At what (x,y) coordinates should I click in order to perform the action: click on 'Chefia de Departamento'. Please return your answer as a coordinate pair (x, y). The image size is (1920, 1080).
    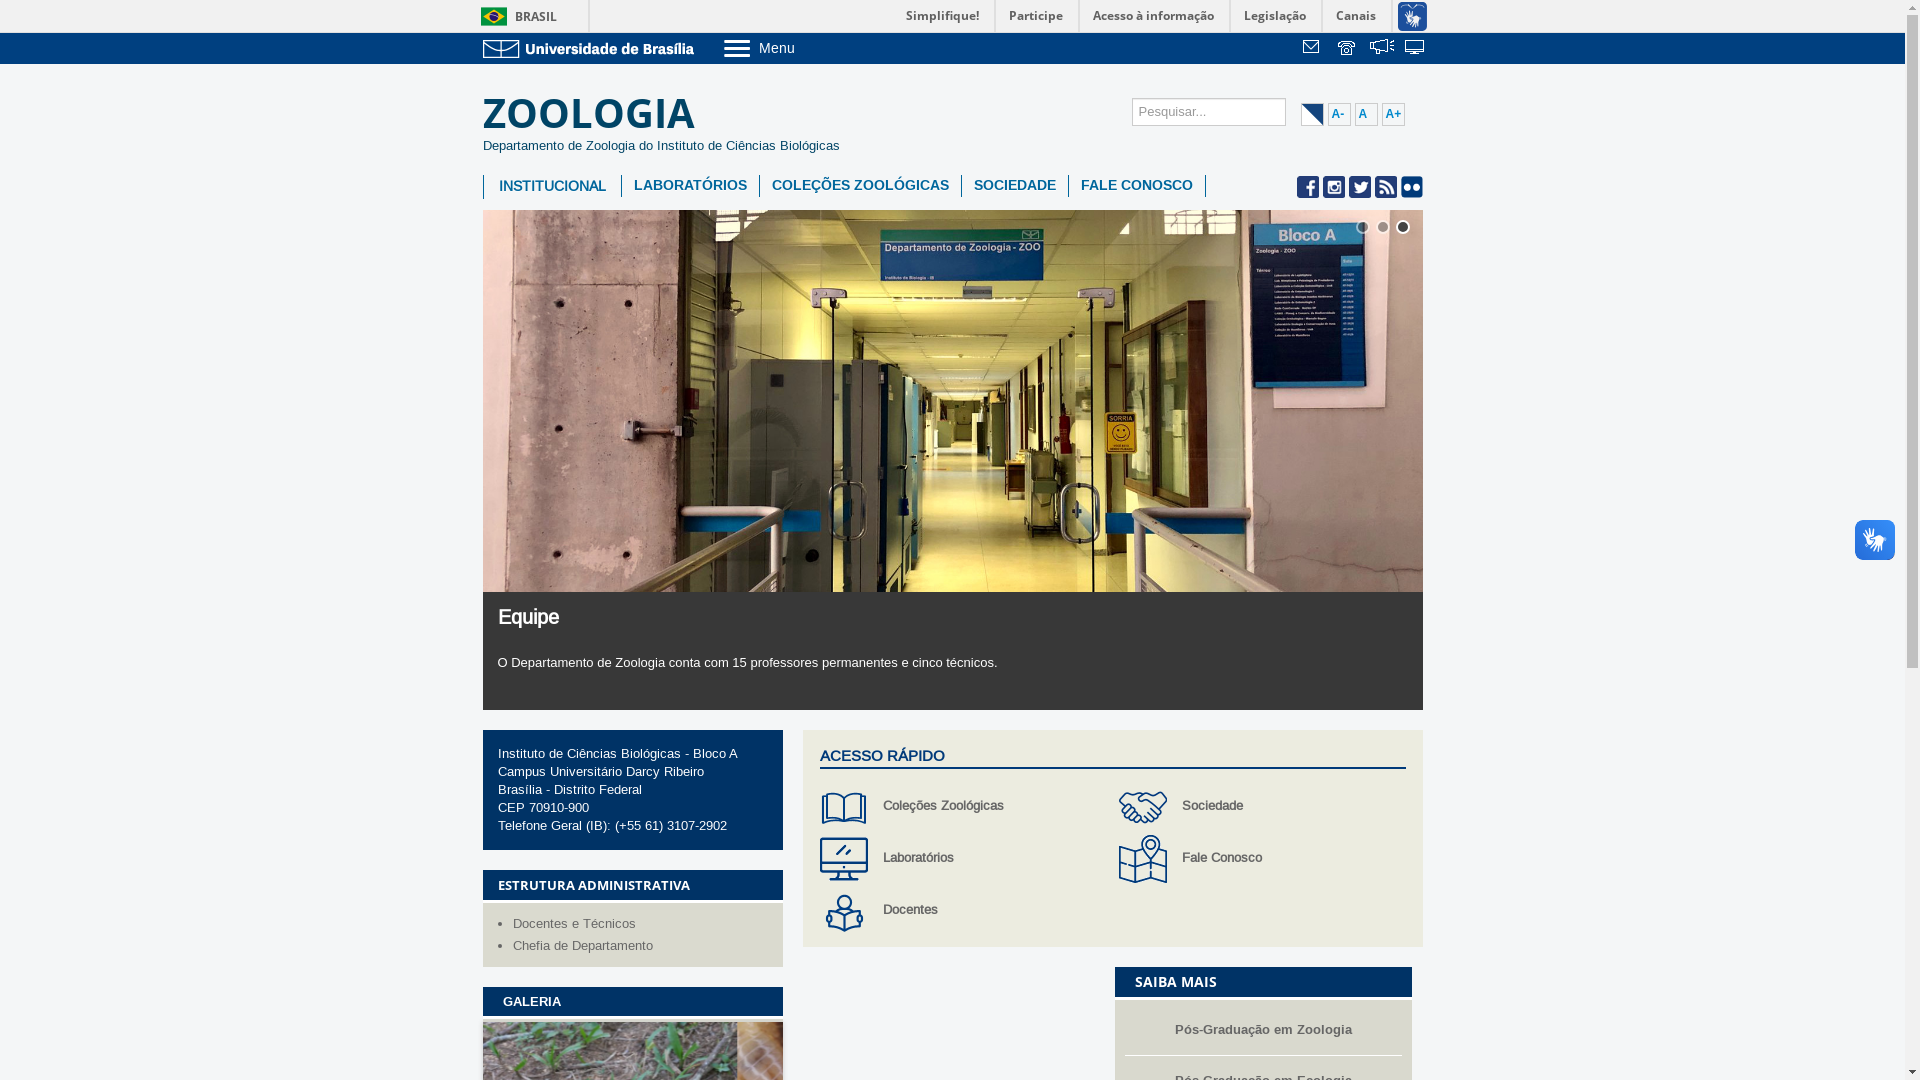
    Looking at the image, I should click on (642, 945).